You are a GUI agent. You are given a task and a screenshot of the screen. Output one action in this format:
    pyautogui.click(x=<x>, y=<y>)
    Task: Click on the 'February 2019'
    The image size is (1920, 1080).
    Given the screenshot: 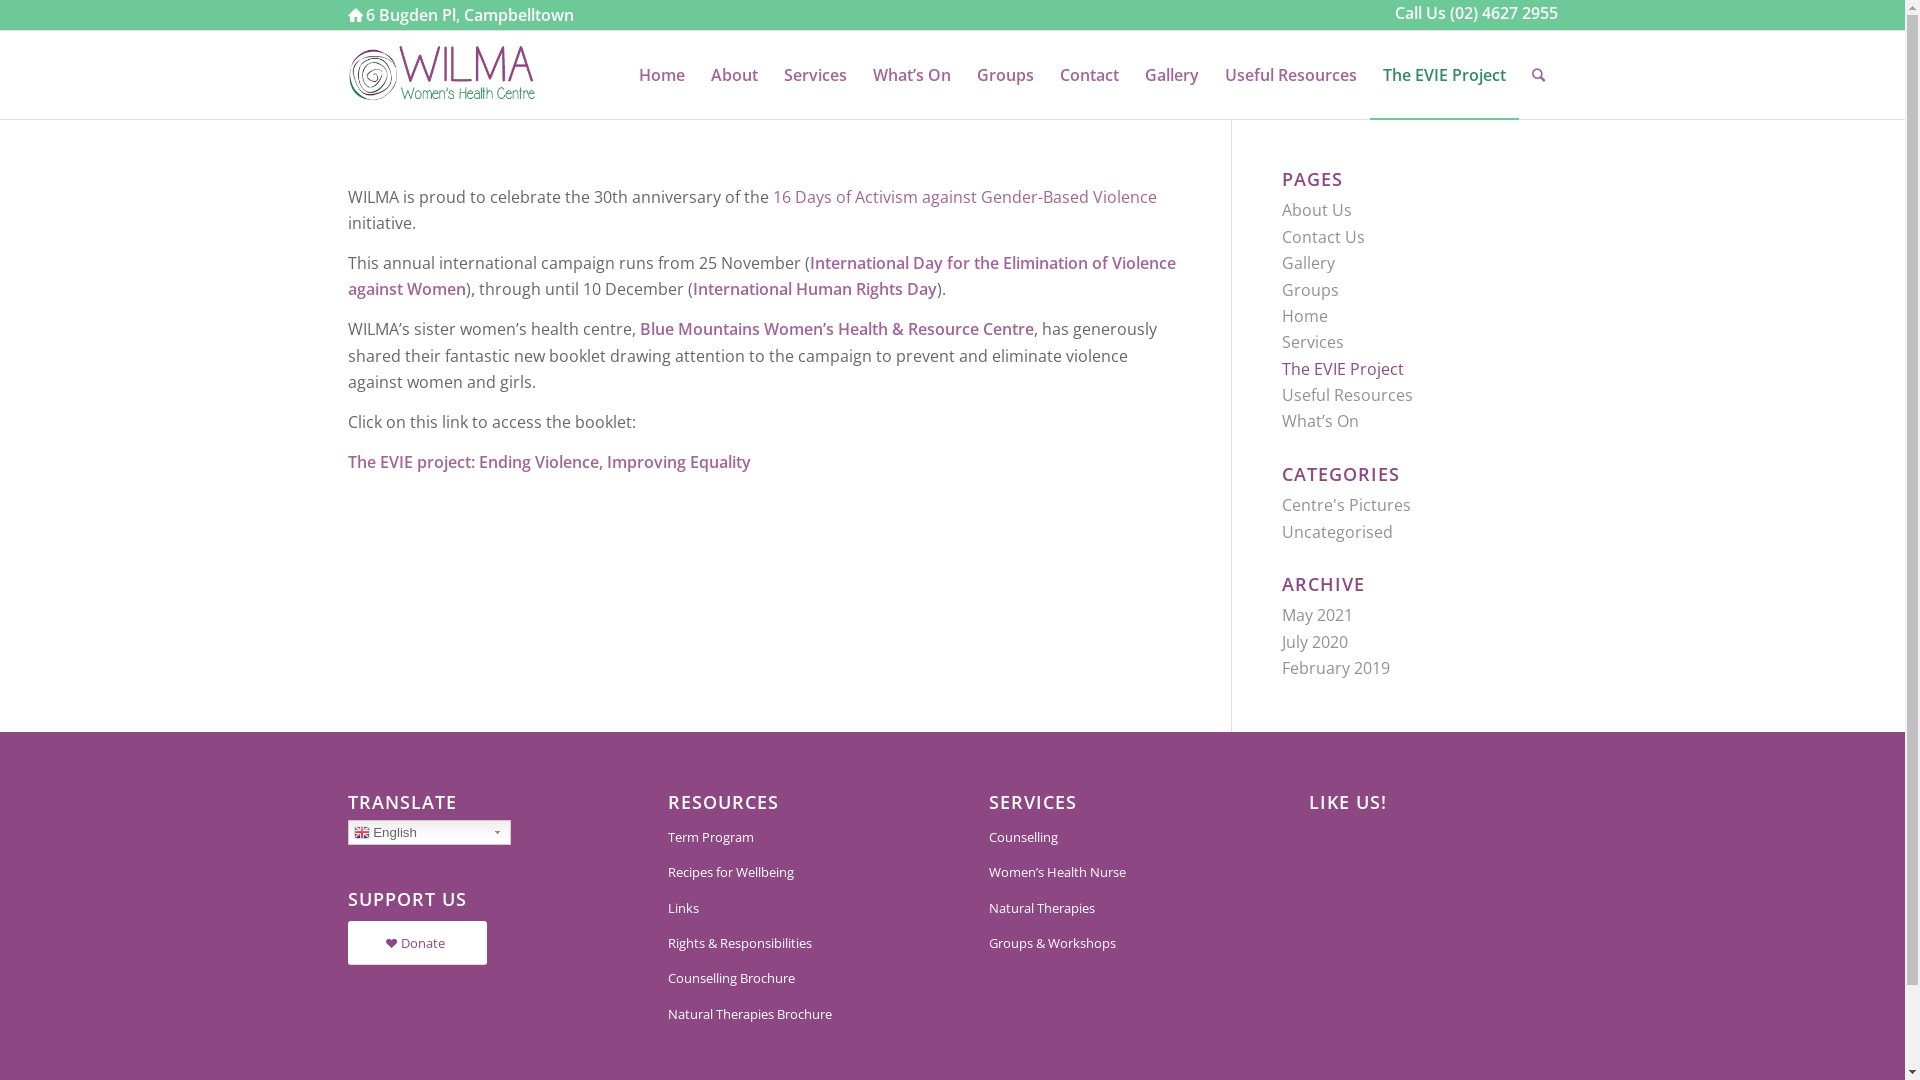 What is the action you would take?
    pyautogui.click(x=1335, y=667)
    